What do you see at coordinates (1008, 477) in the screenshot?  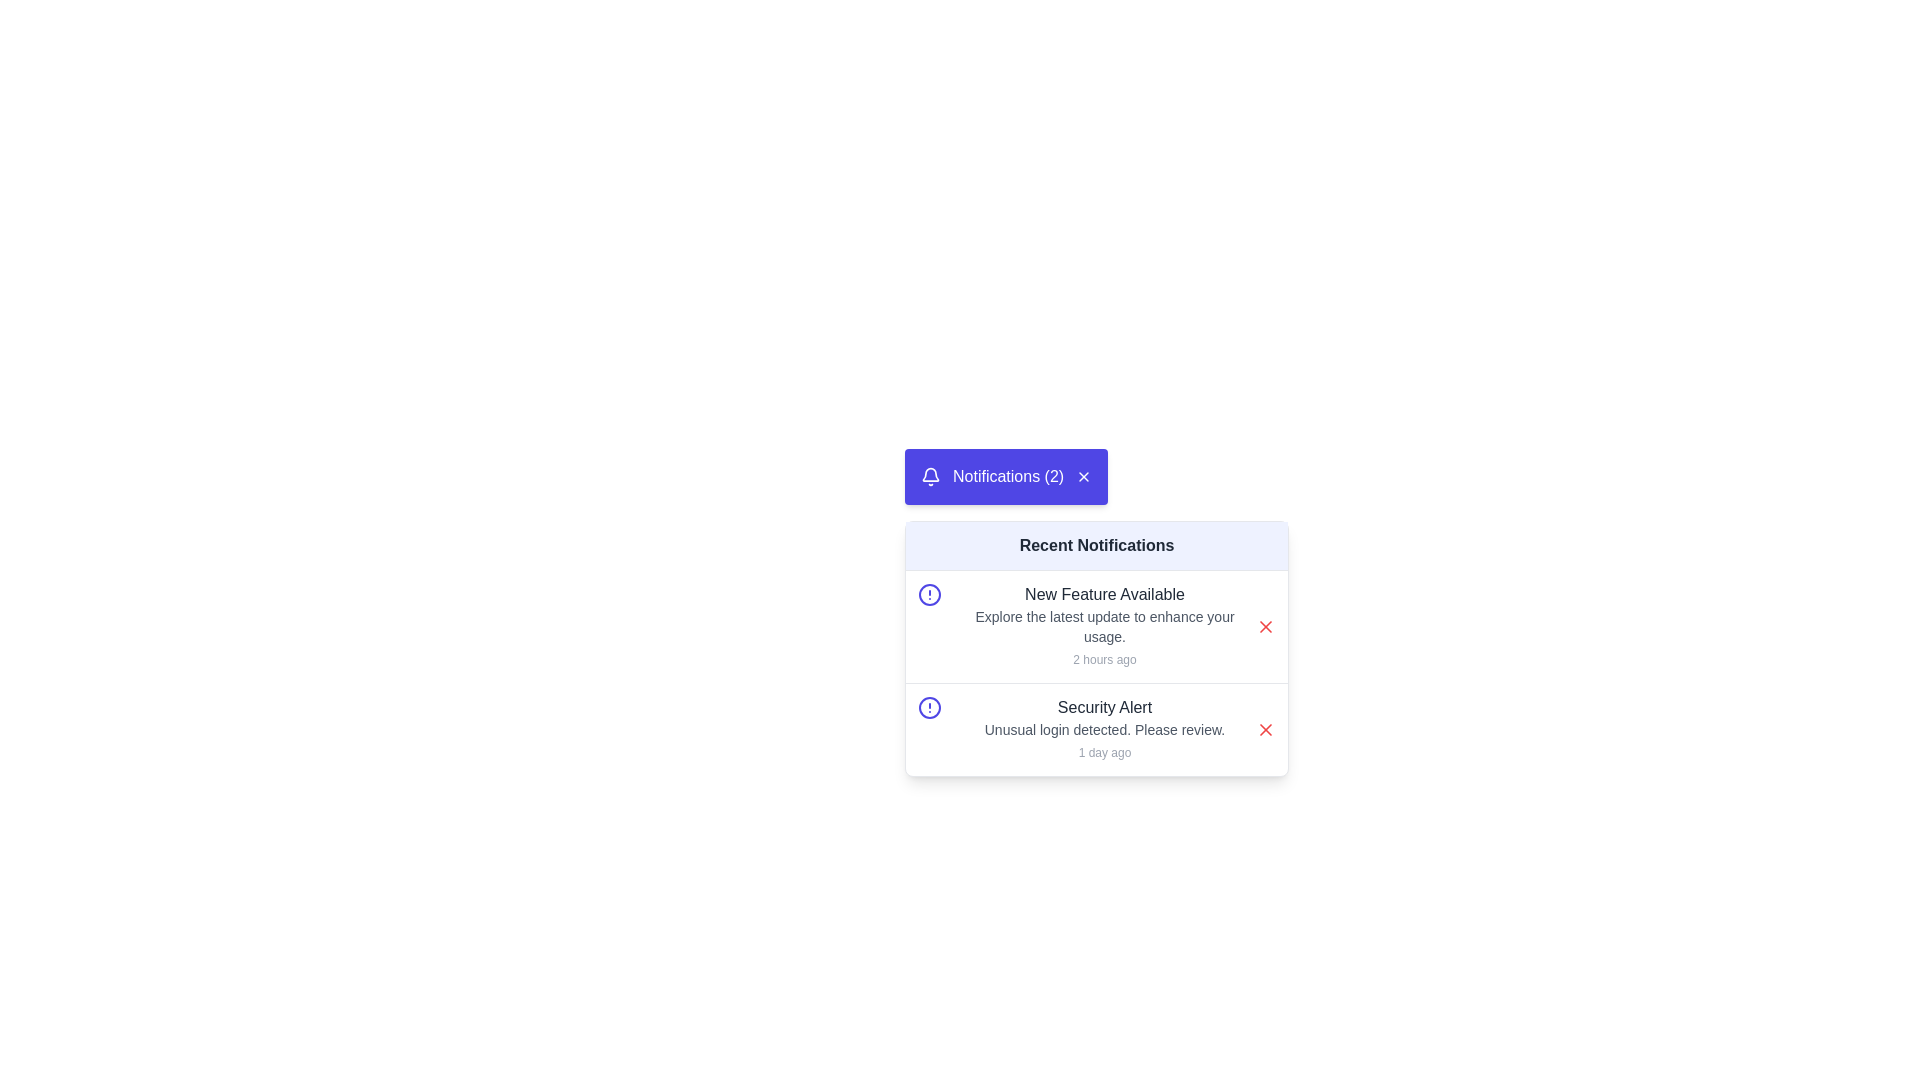 I see `text content of the notification label located on the top-right side of the interface, next to the bell icon` at bounding box center [1008, 477].